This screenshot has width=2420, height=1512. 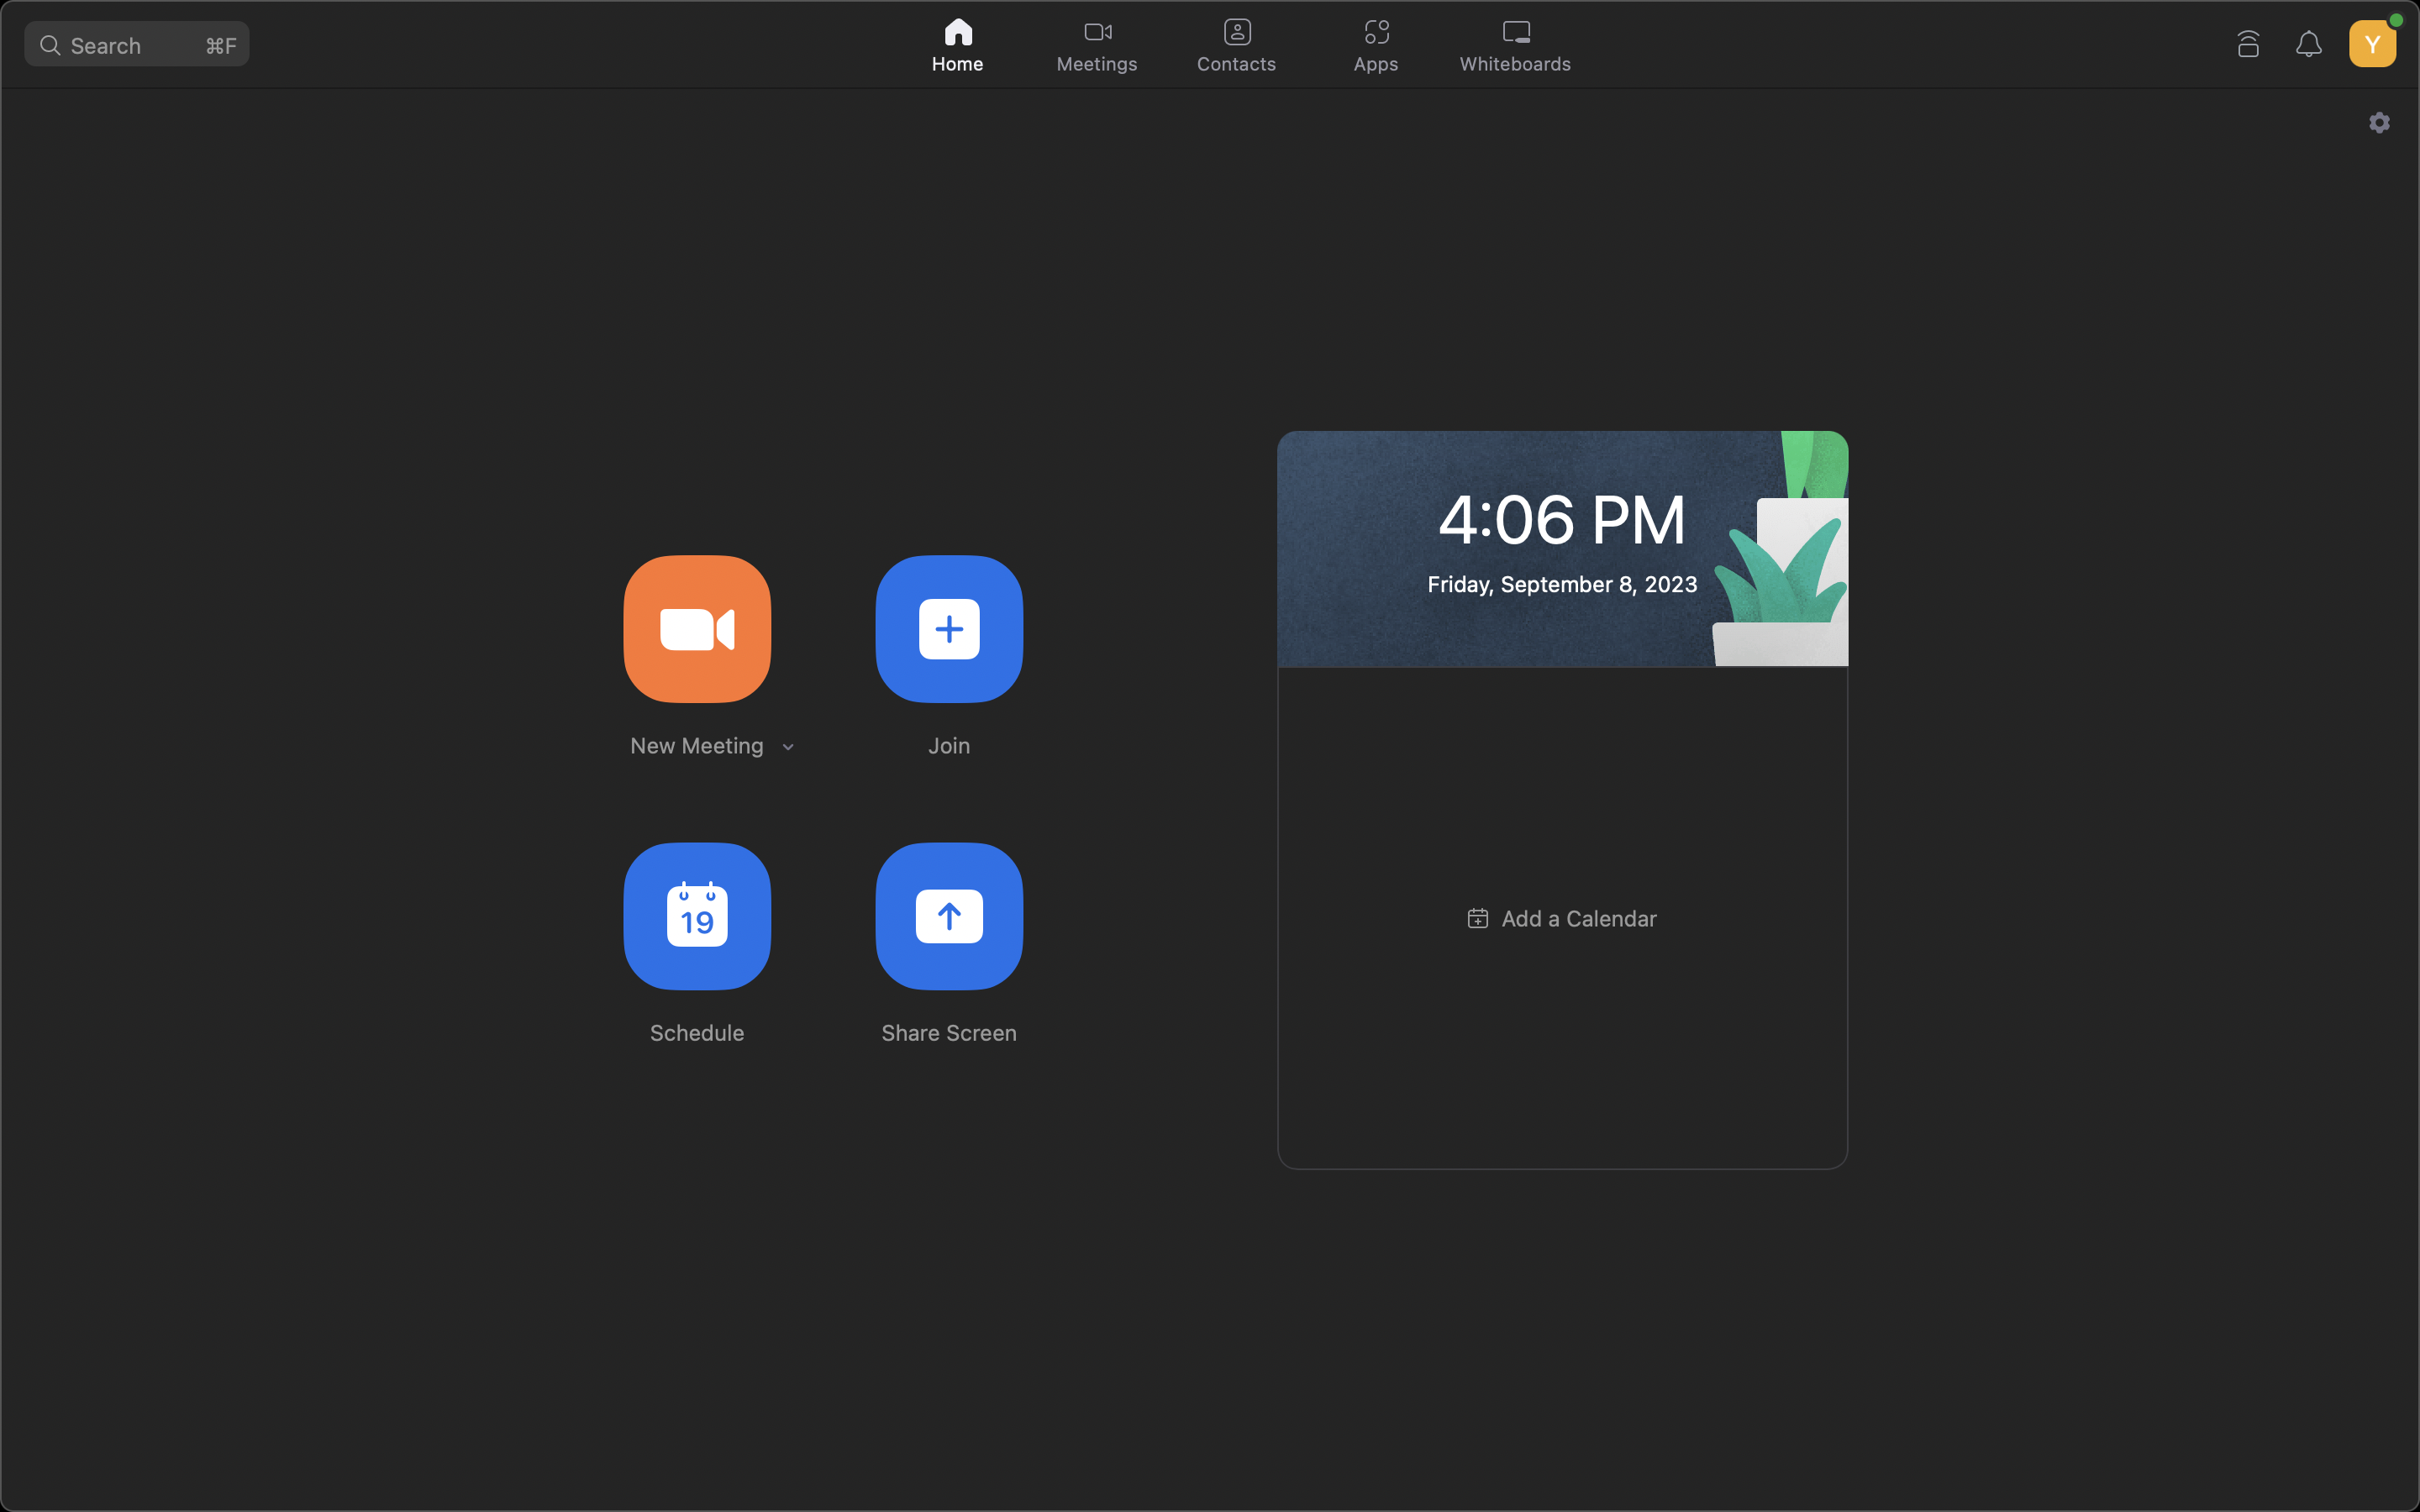 I want to click on Display your desktop view to the participants of your meeting, so click(x=950, y=916).